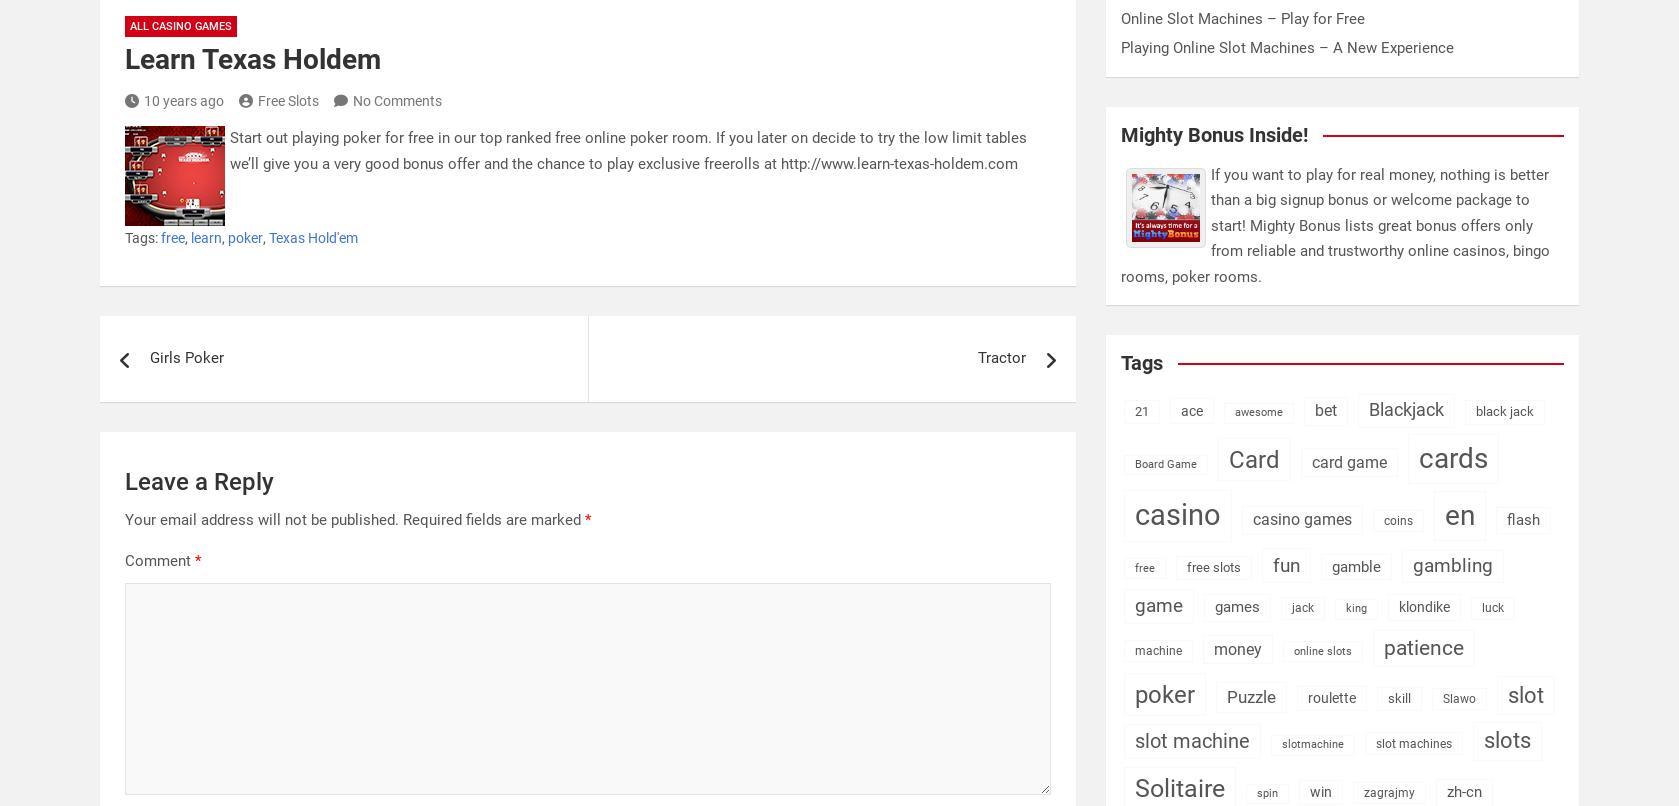  Describe the element at coordinates (1191, 739) in the screenshot. I see `'slot machine'` at that location.